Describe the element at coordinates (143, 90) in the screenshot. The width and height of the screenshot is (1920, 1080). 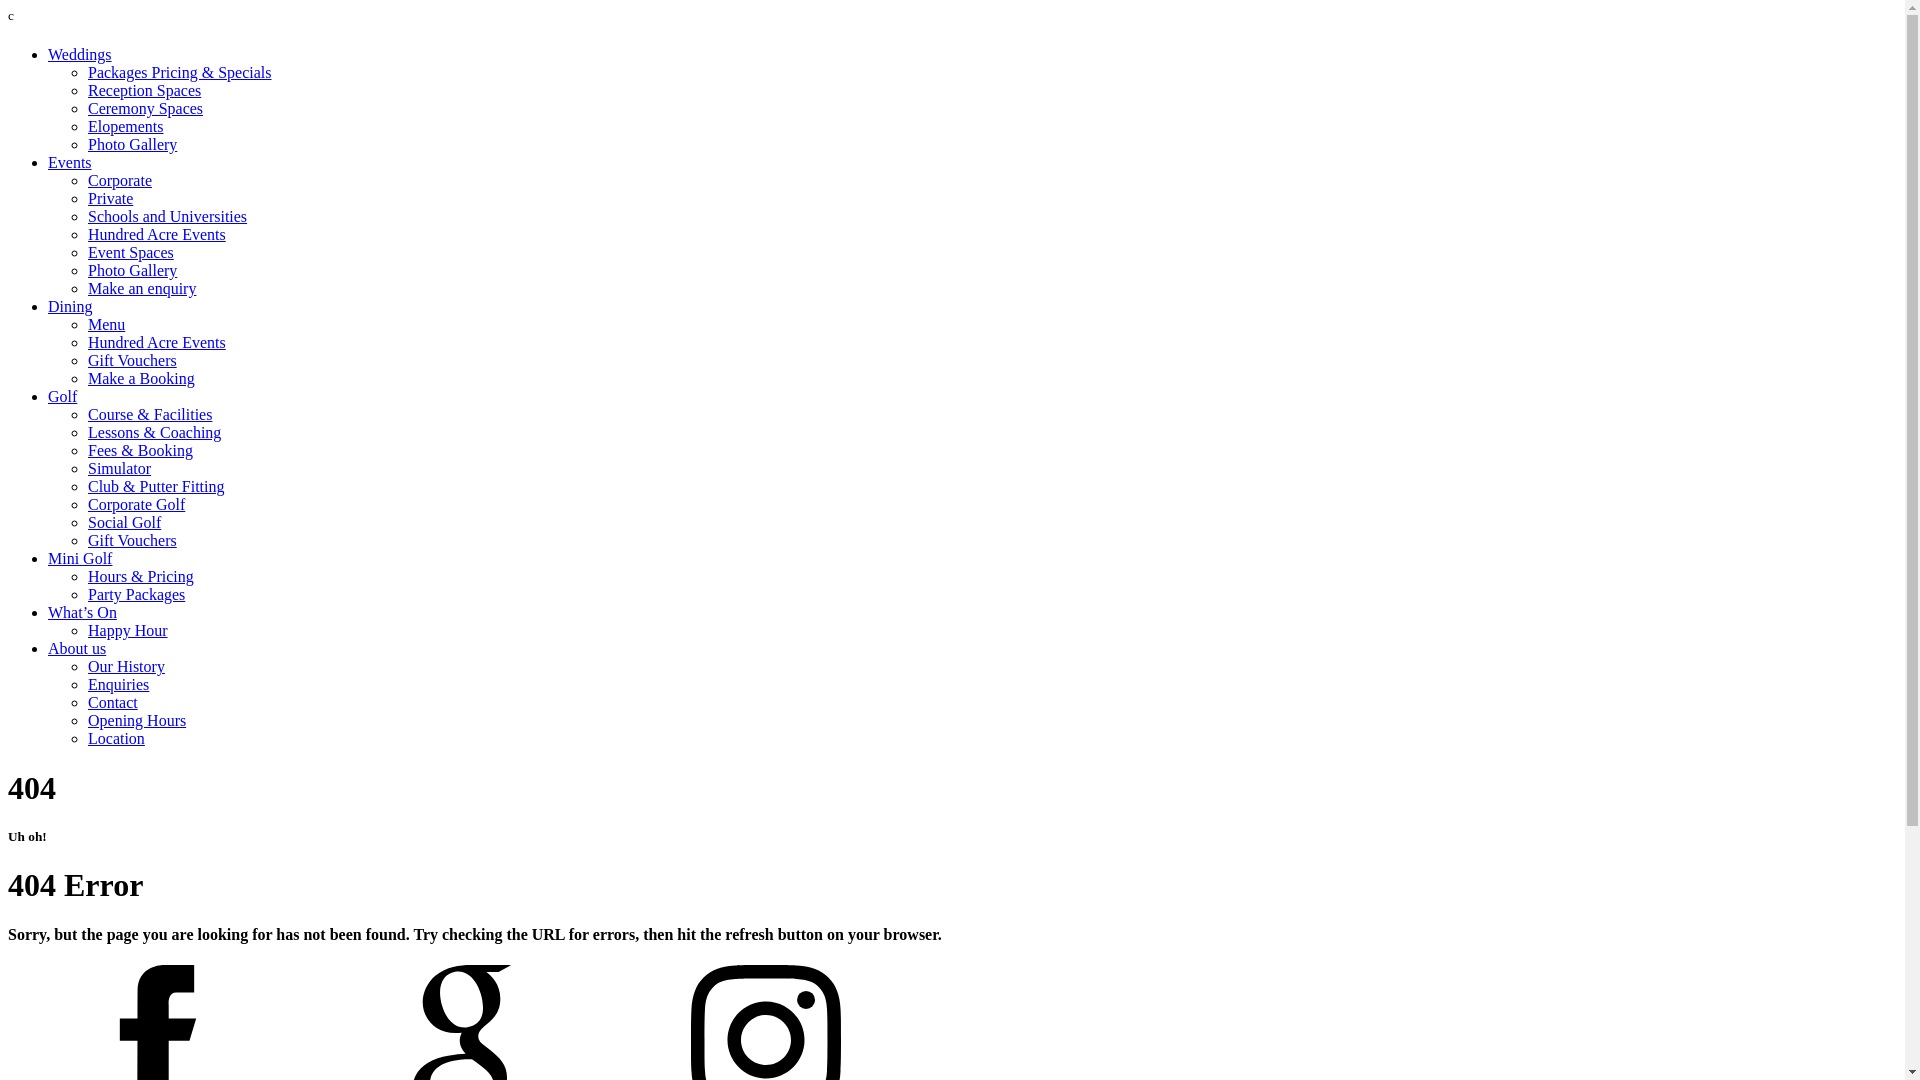
I see `'Reception Spaces'` at that location.